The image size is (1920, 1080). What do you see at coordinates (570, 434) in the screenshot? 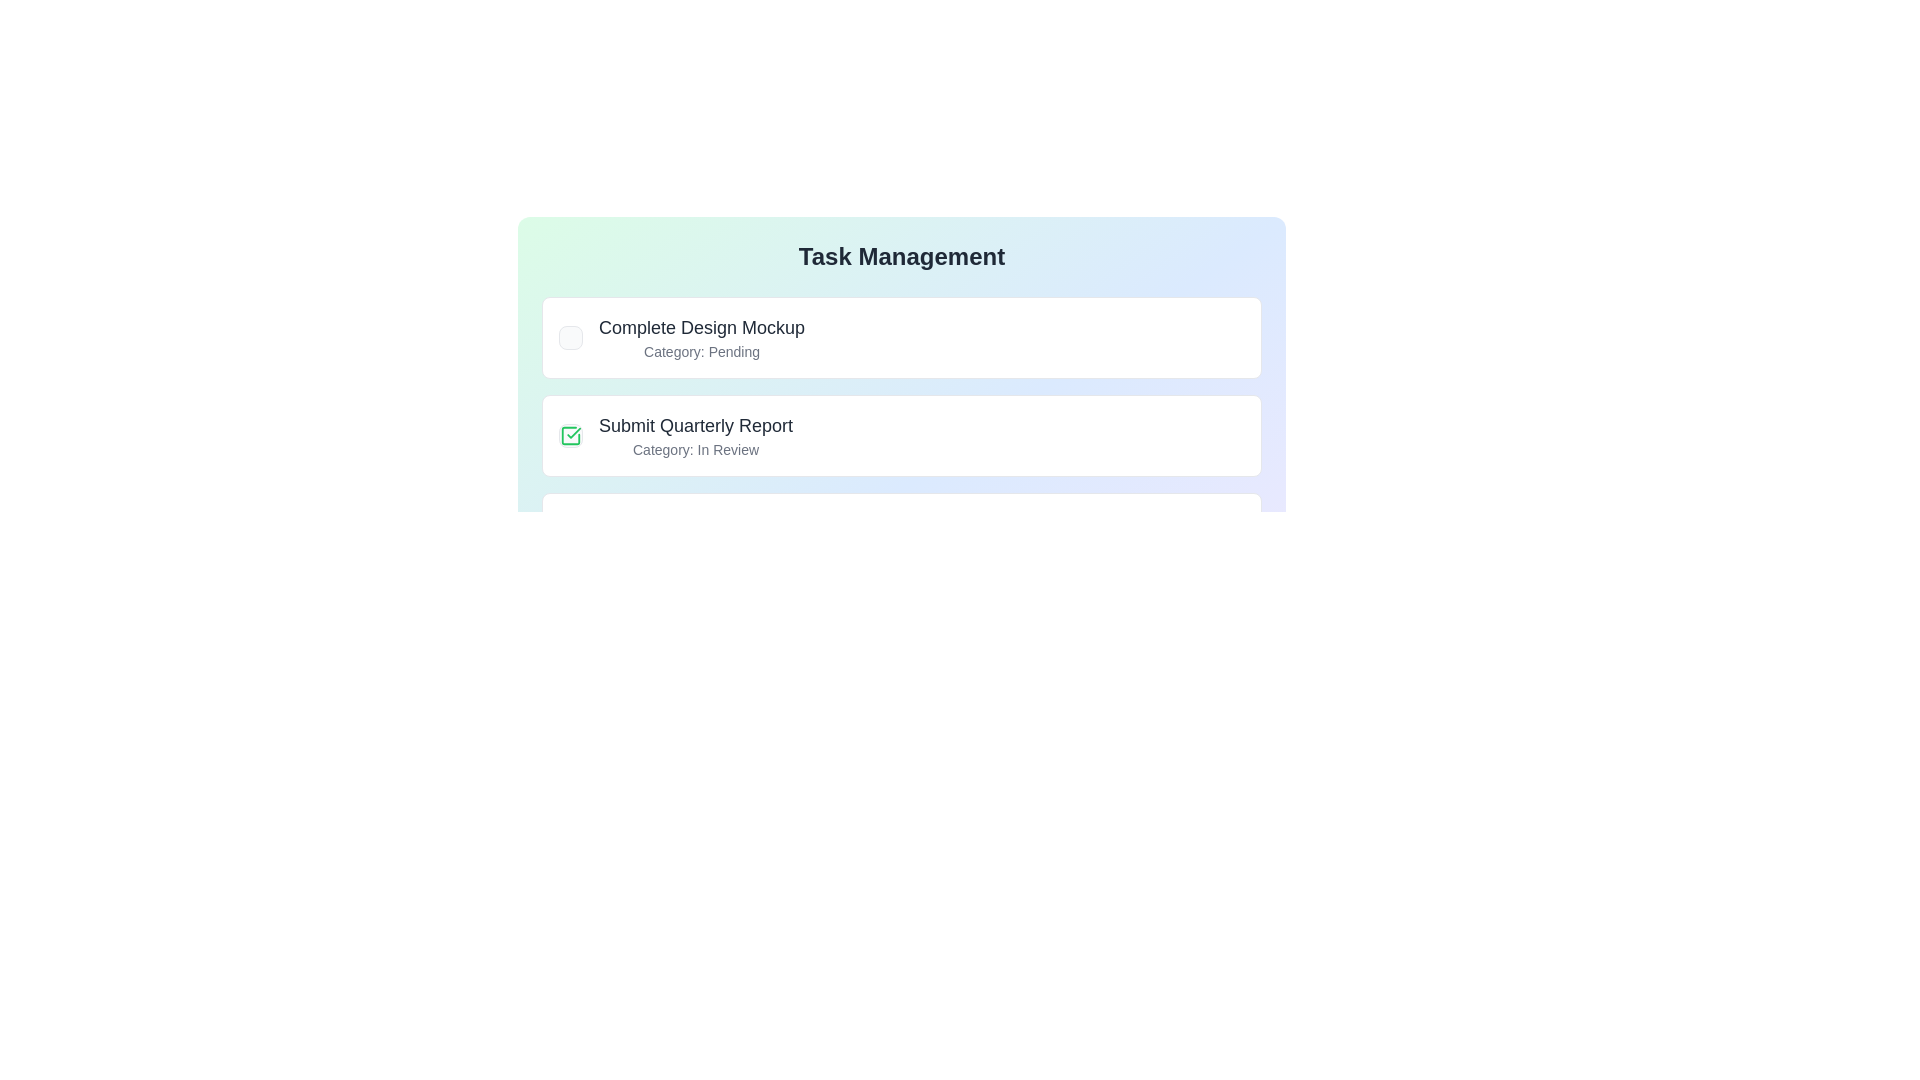
I see `the green check mark icon indicating completion status, located to the left of the 'Submit Quarterly Report' text in the task list` at bounding box center [570, 434].